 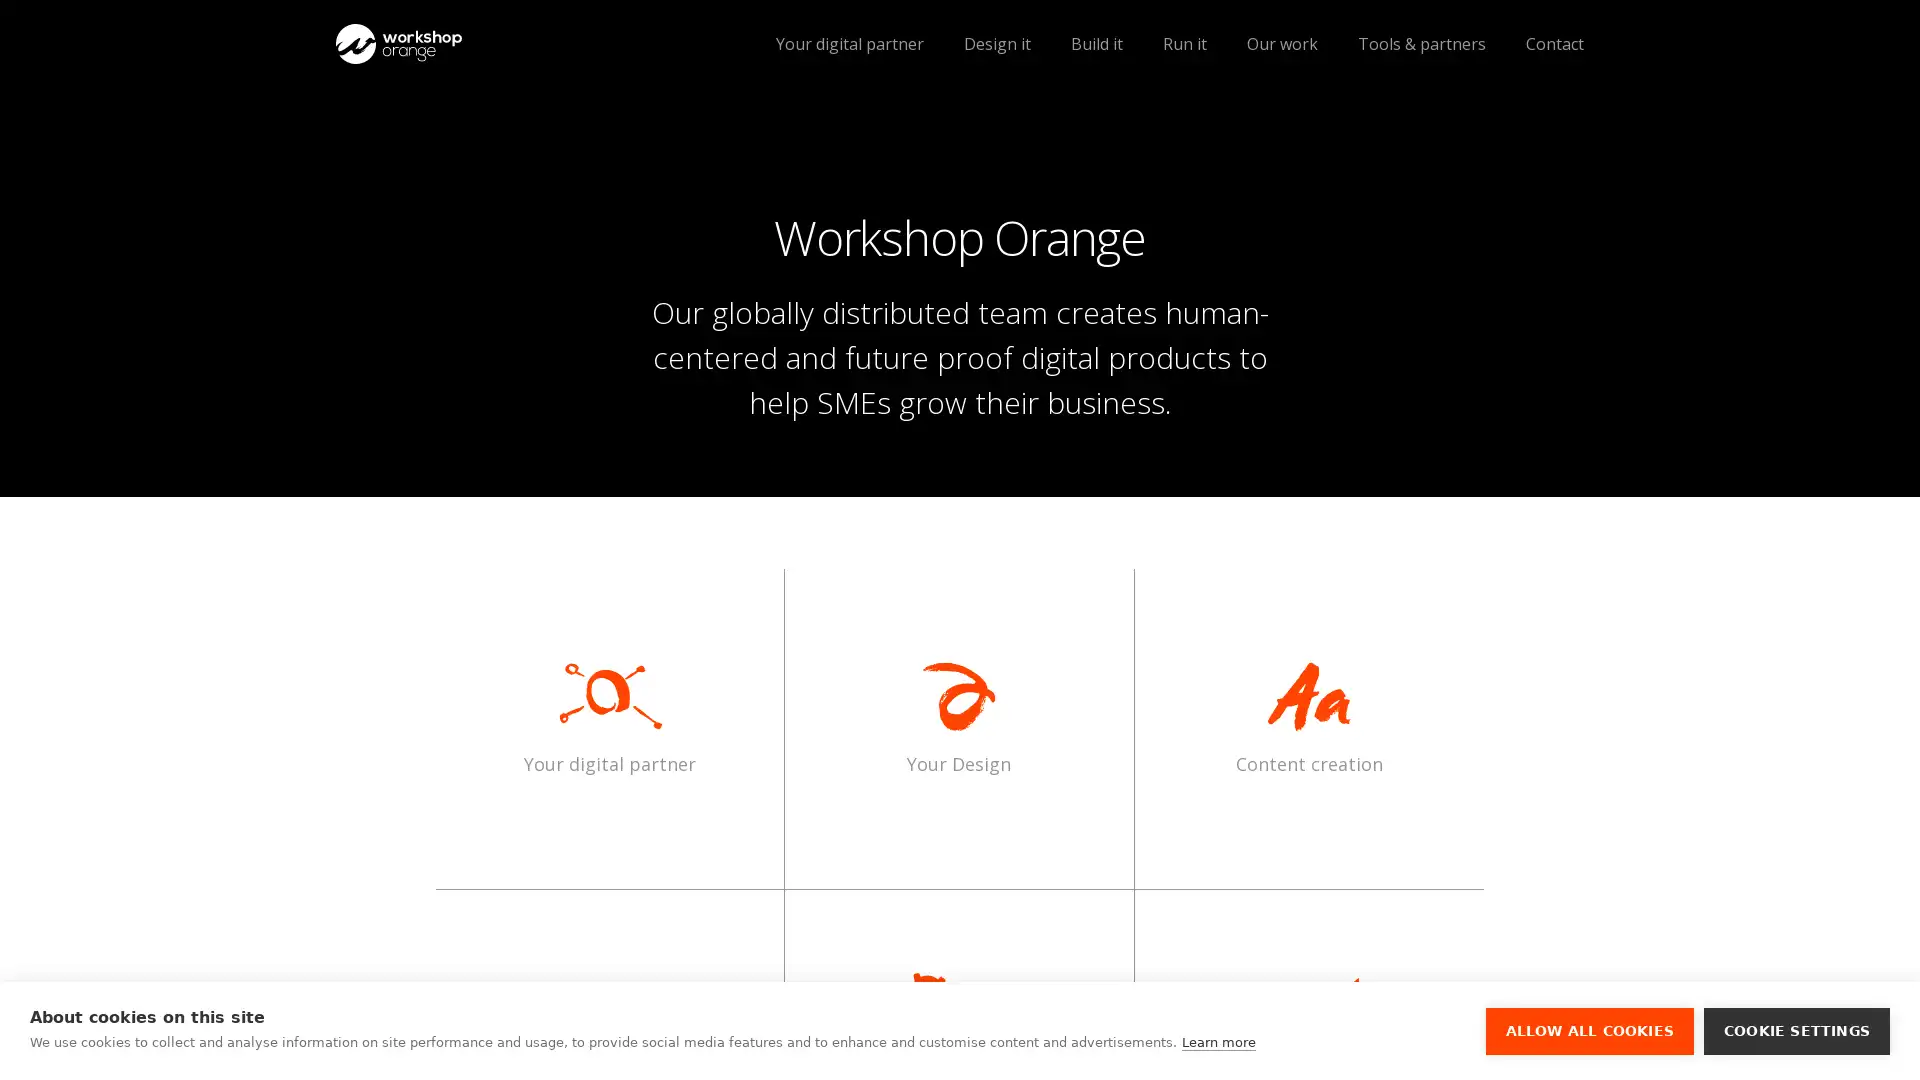 What do you see at coordinates (608, 717) in the screenshot?
I see `Your digital partner` at bounding box center [608, 717].